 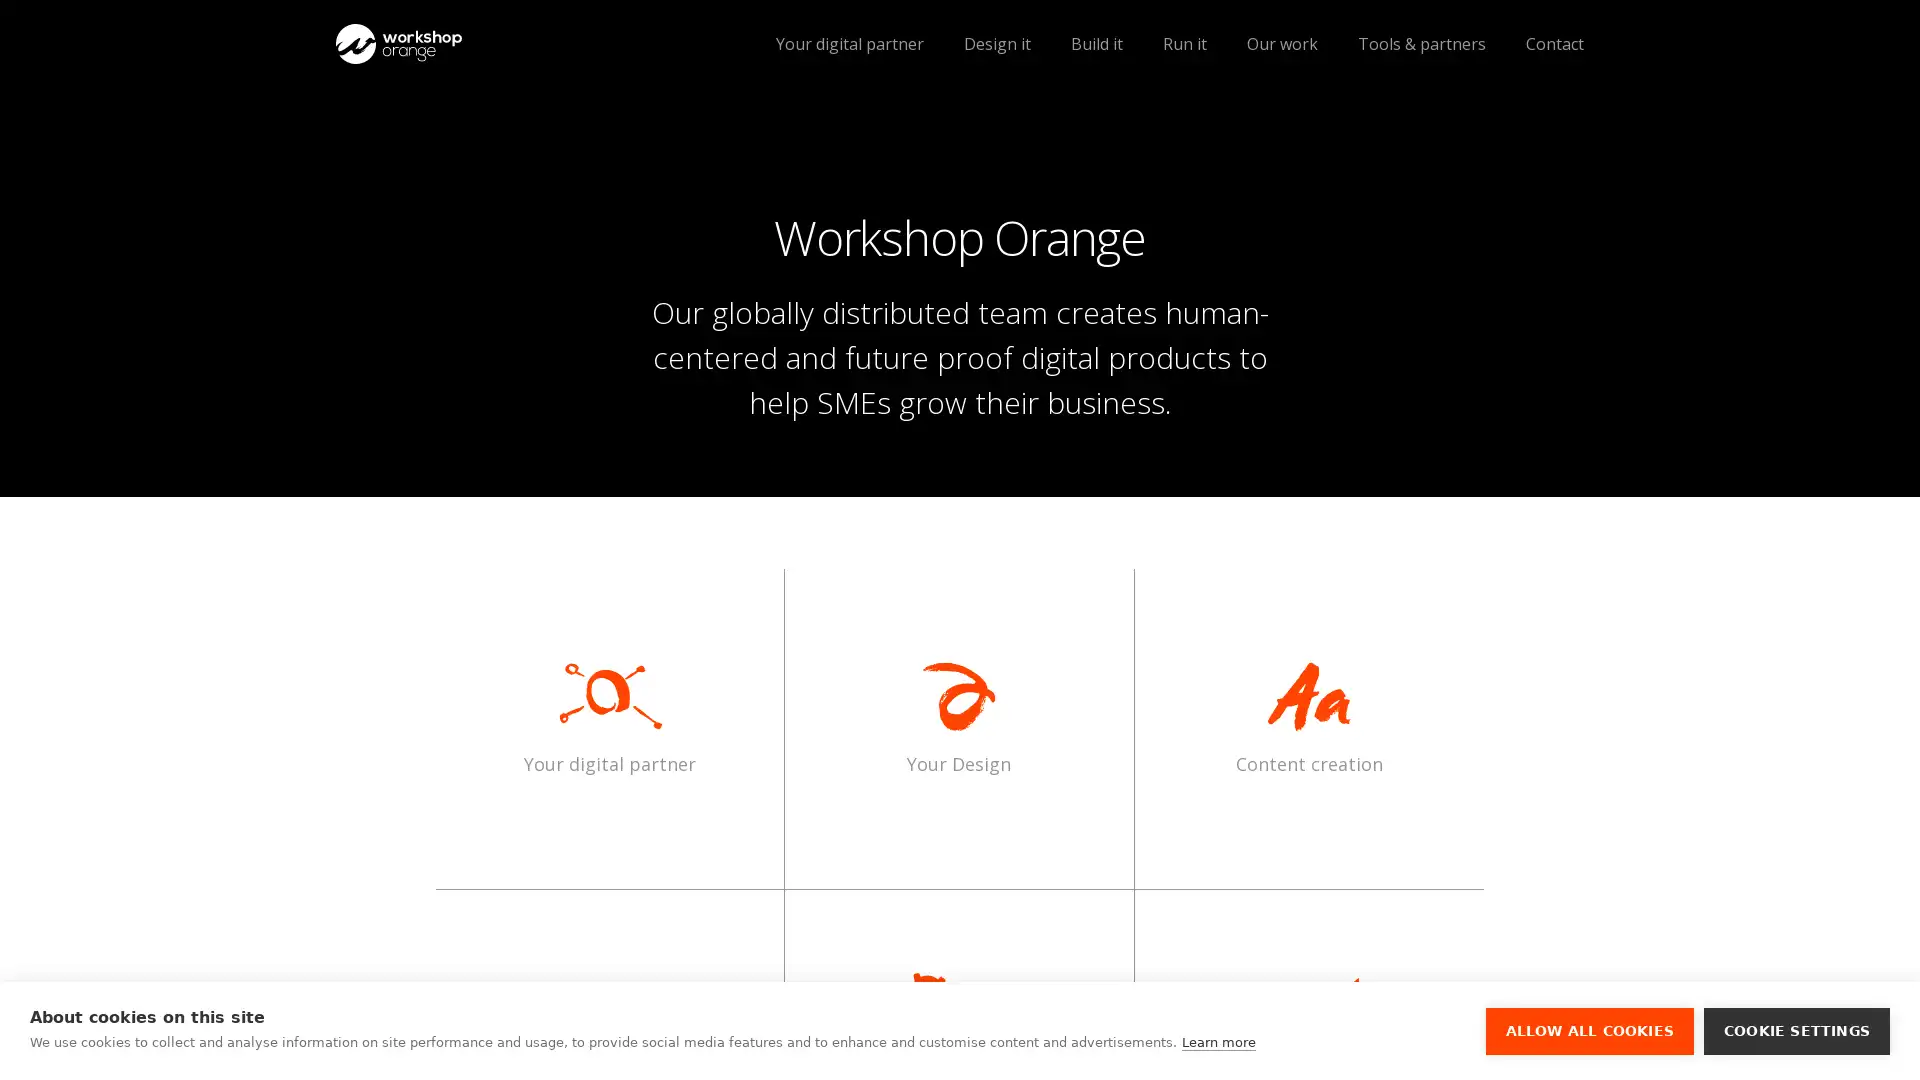 What do you see at coordinates (608, 717) in the screenshot?
I see `Your digital partner` at bounding box center [608, 717].